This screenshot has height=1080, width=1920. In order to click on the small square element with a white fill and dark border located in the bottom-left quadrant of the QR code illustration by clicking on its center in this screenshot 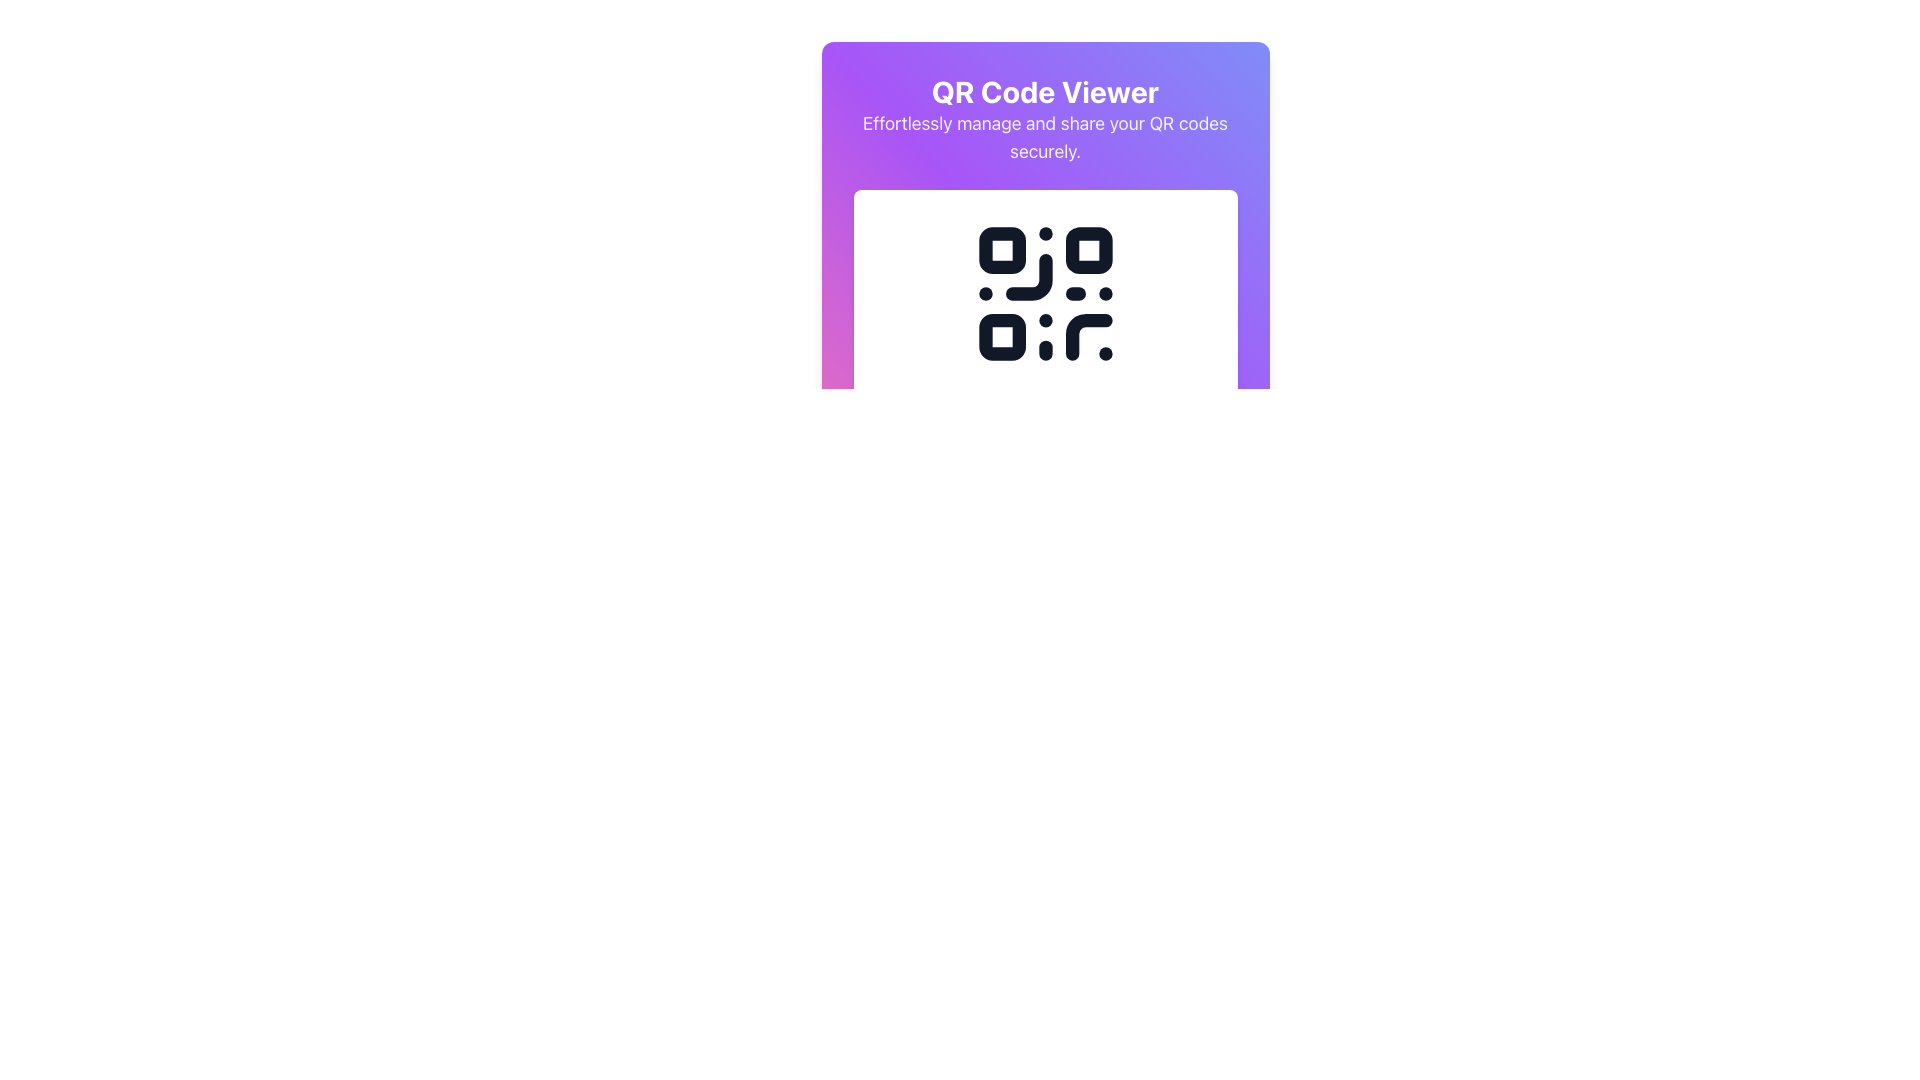, I will do `click(1002, 336)`.